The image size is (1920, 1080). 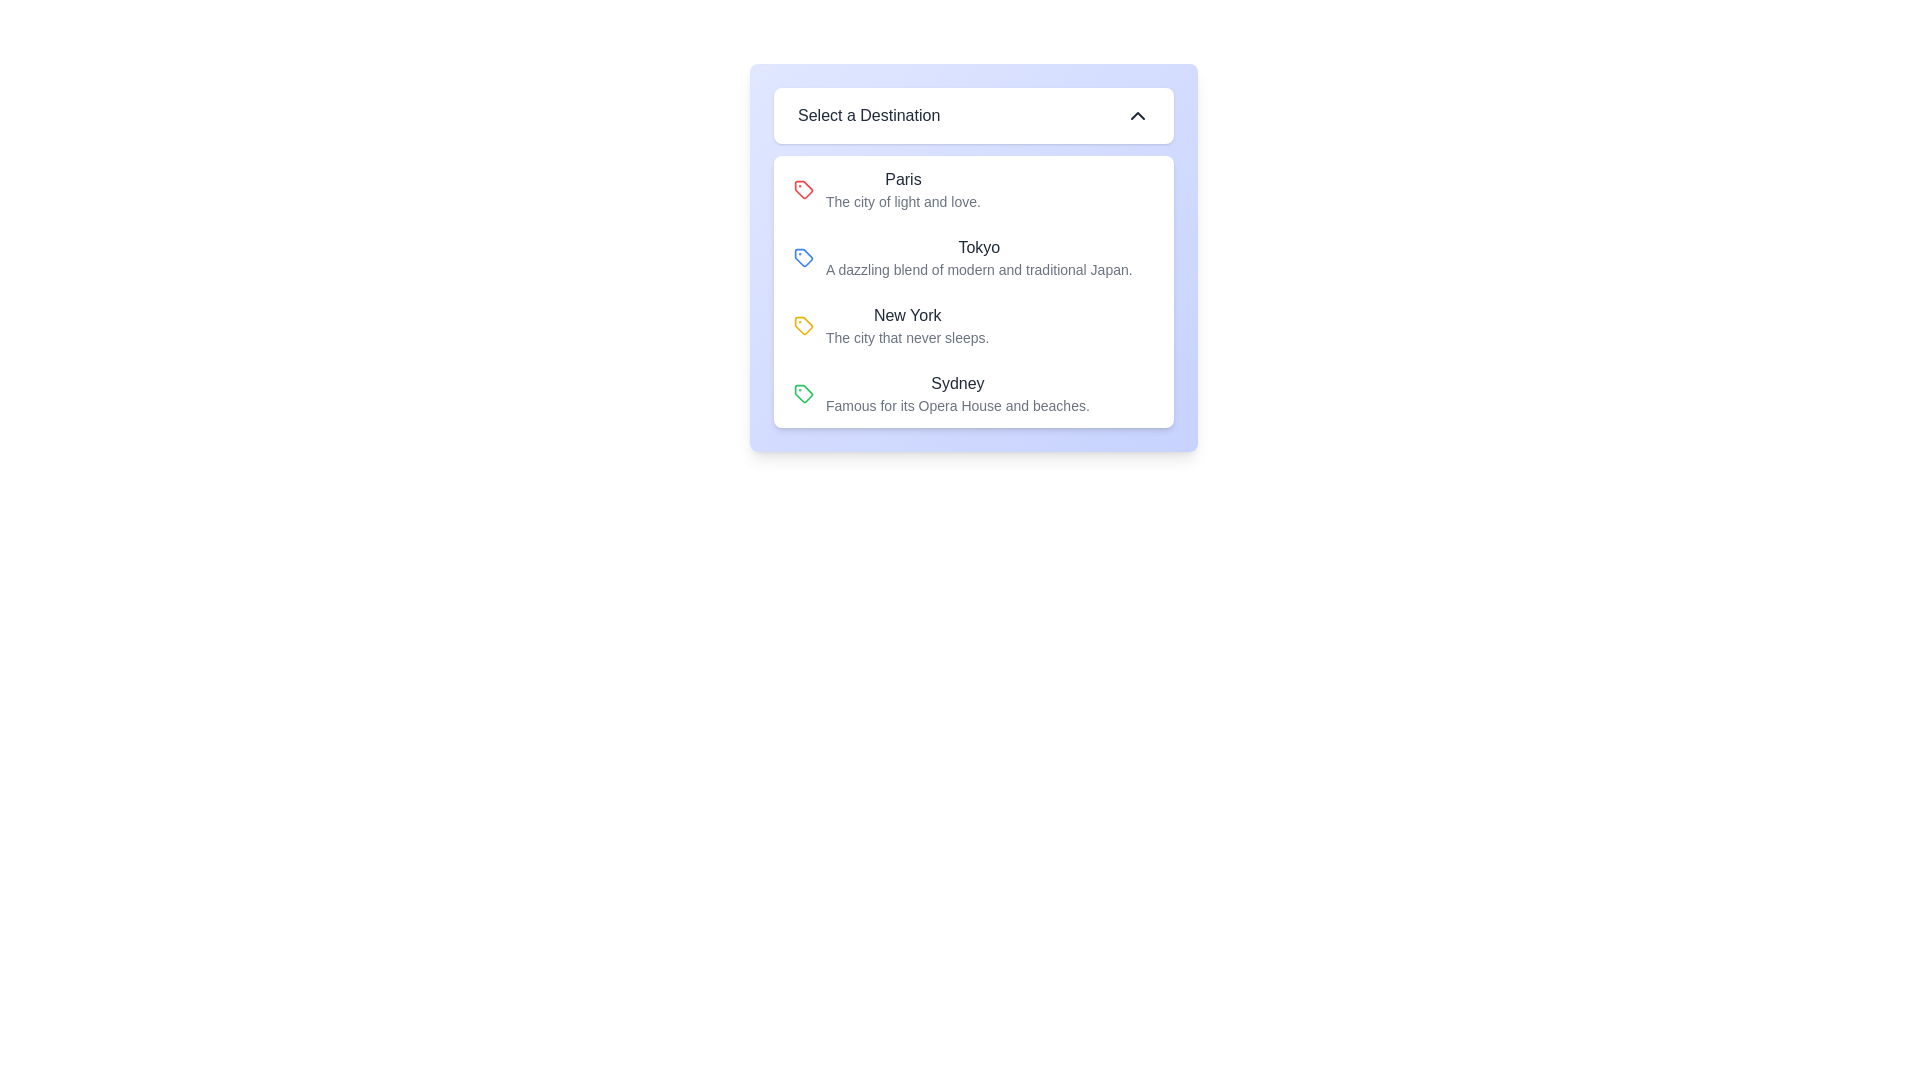 I want to click on the static text label displaying the destination name 'Sydney' in the fourth entry of the vertically stacked list of destination options, so click(x=956, y=384).